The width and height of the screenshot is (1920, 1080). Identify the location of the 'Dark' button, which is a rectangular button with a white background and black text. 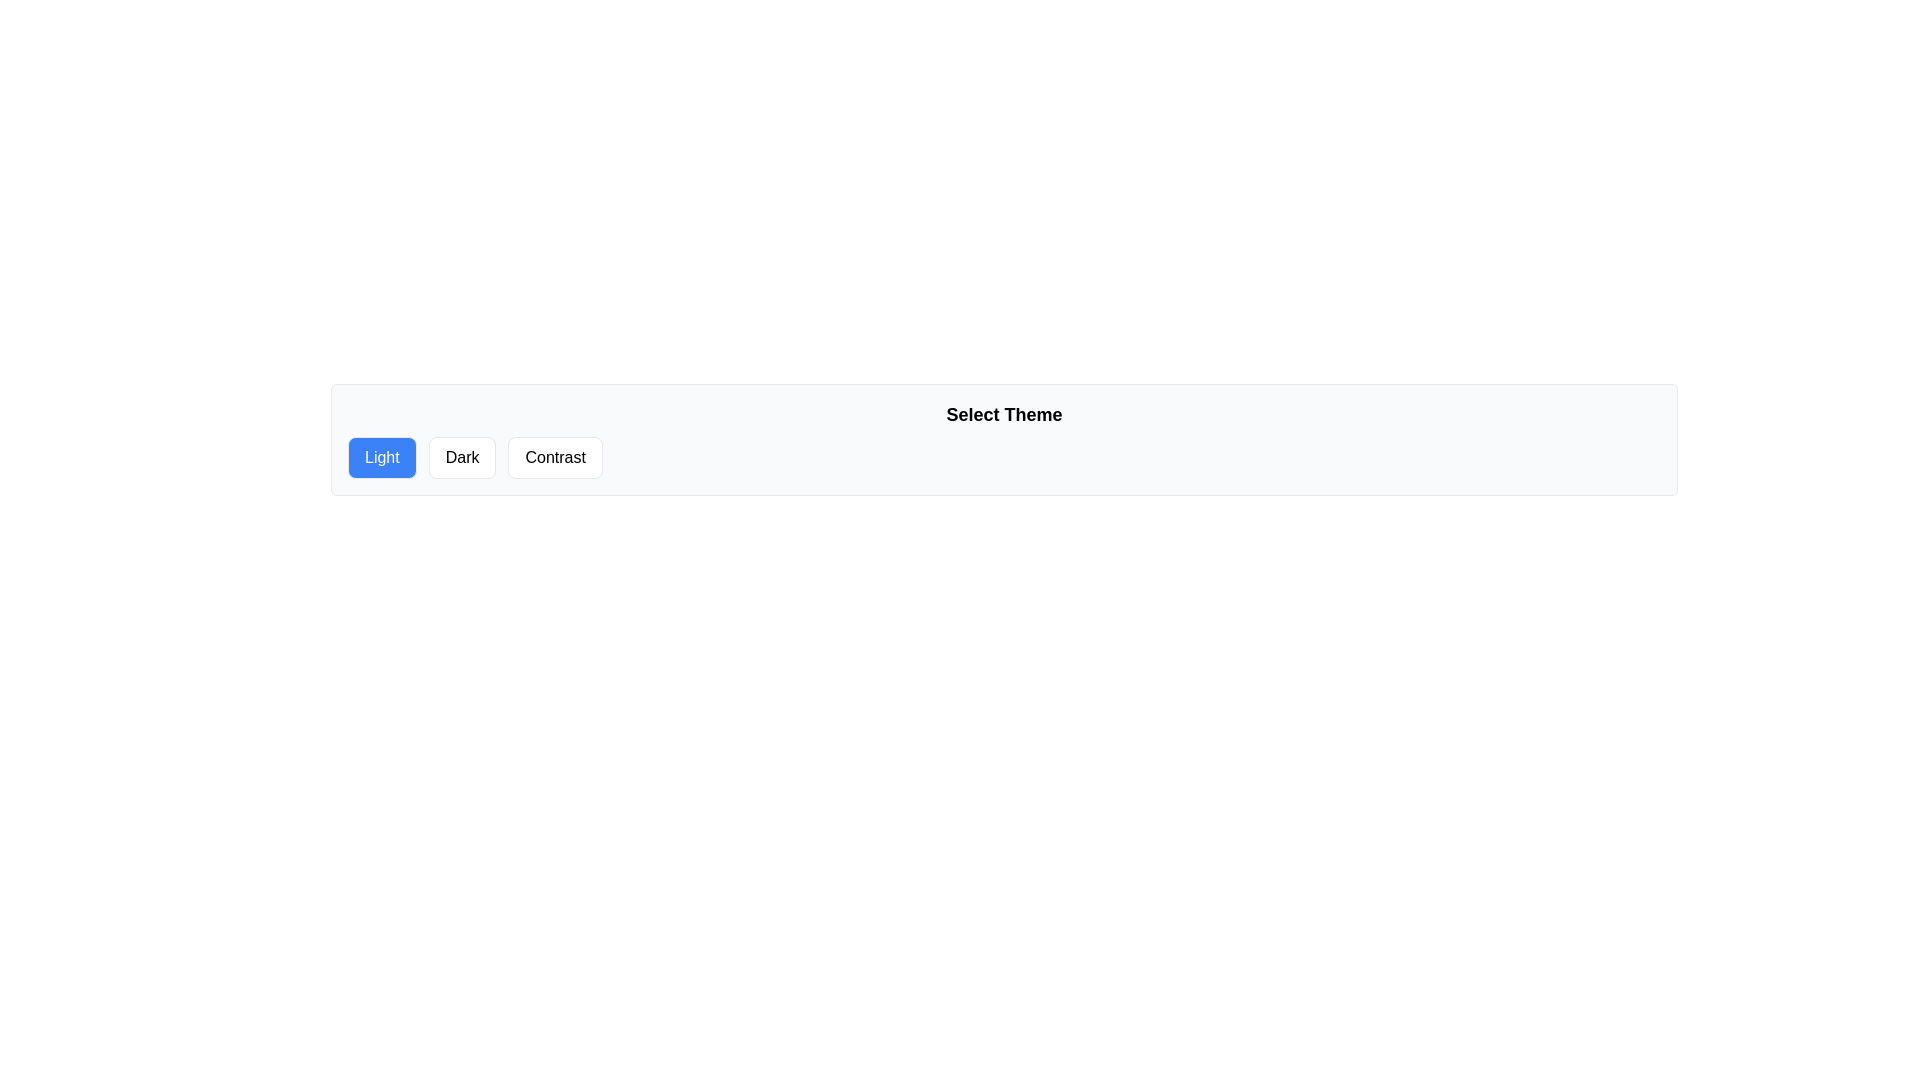
(461, 458).